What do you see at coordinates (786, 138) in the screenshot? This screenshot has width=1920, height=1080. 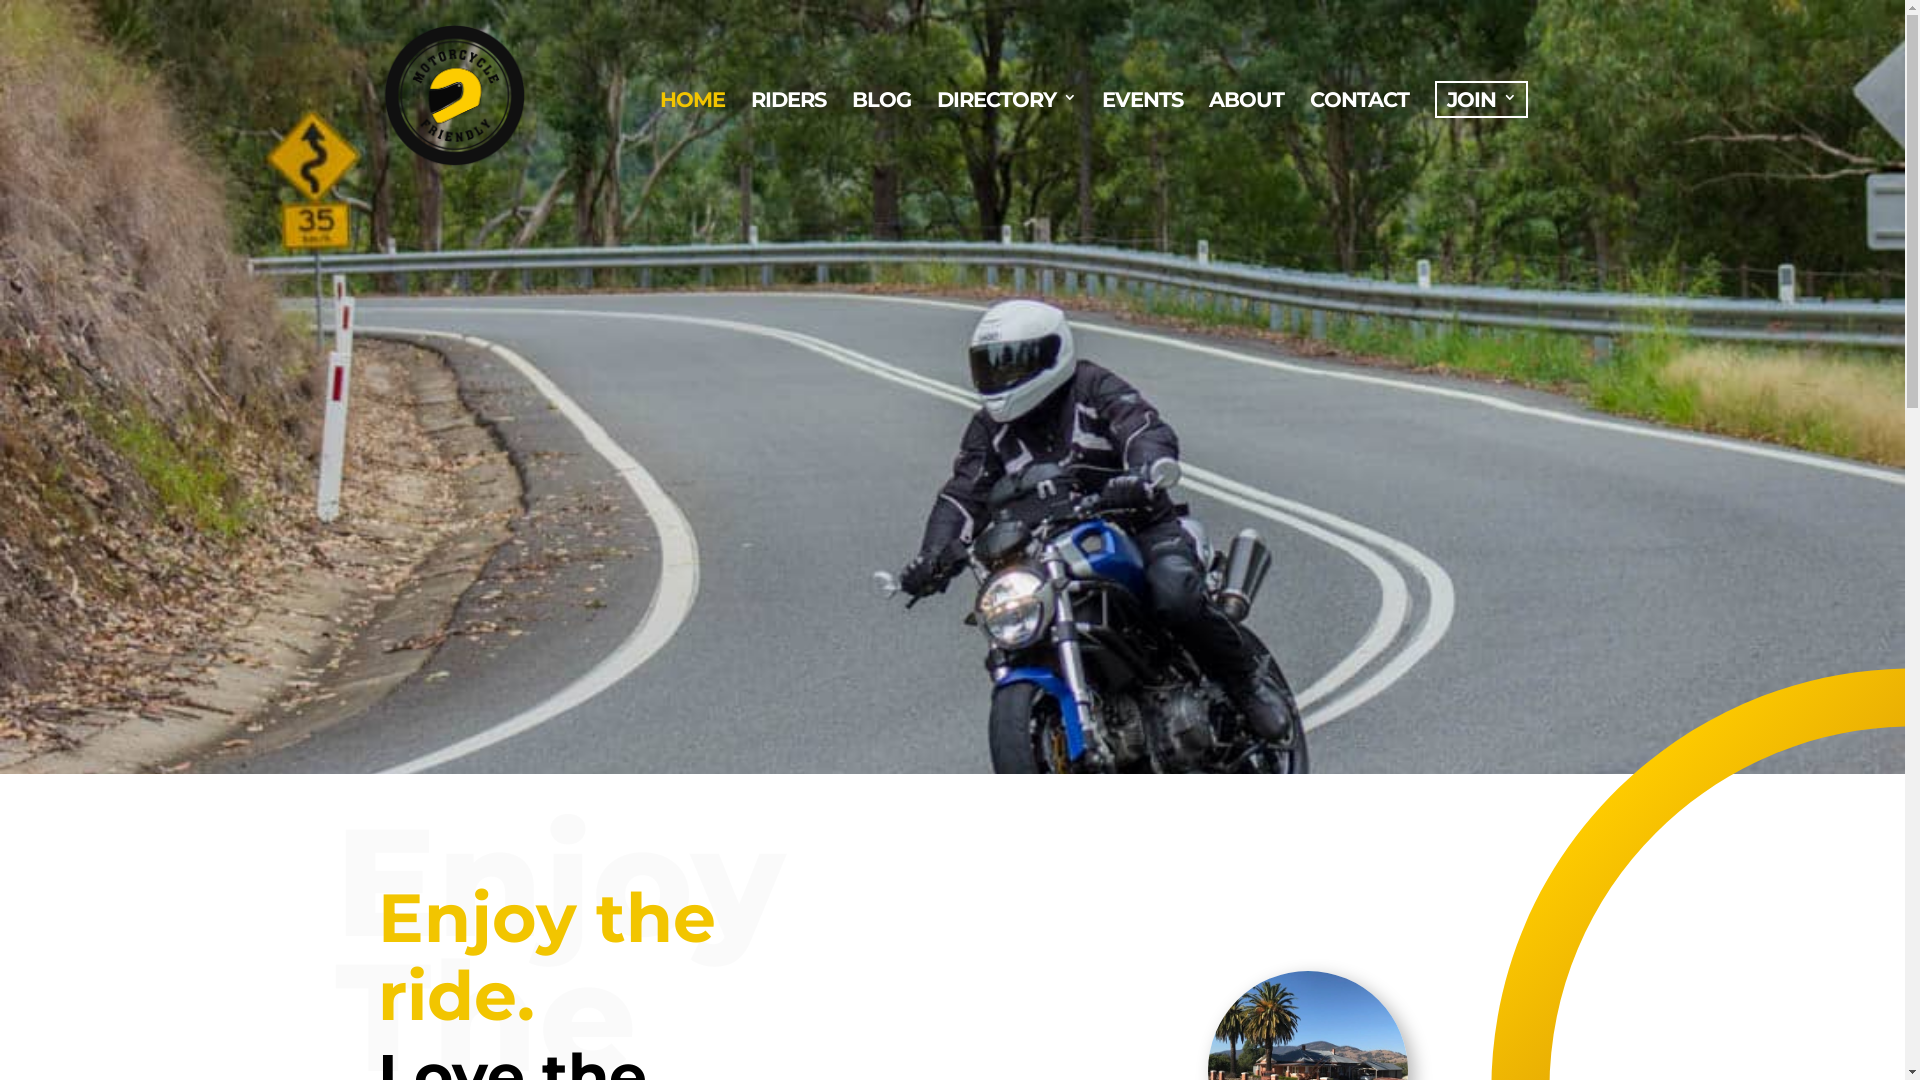 I see `'RIDERS'` at bounding box center [786, 138].